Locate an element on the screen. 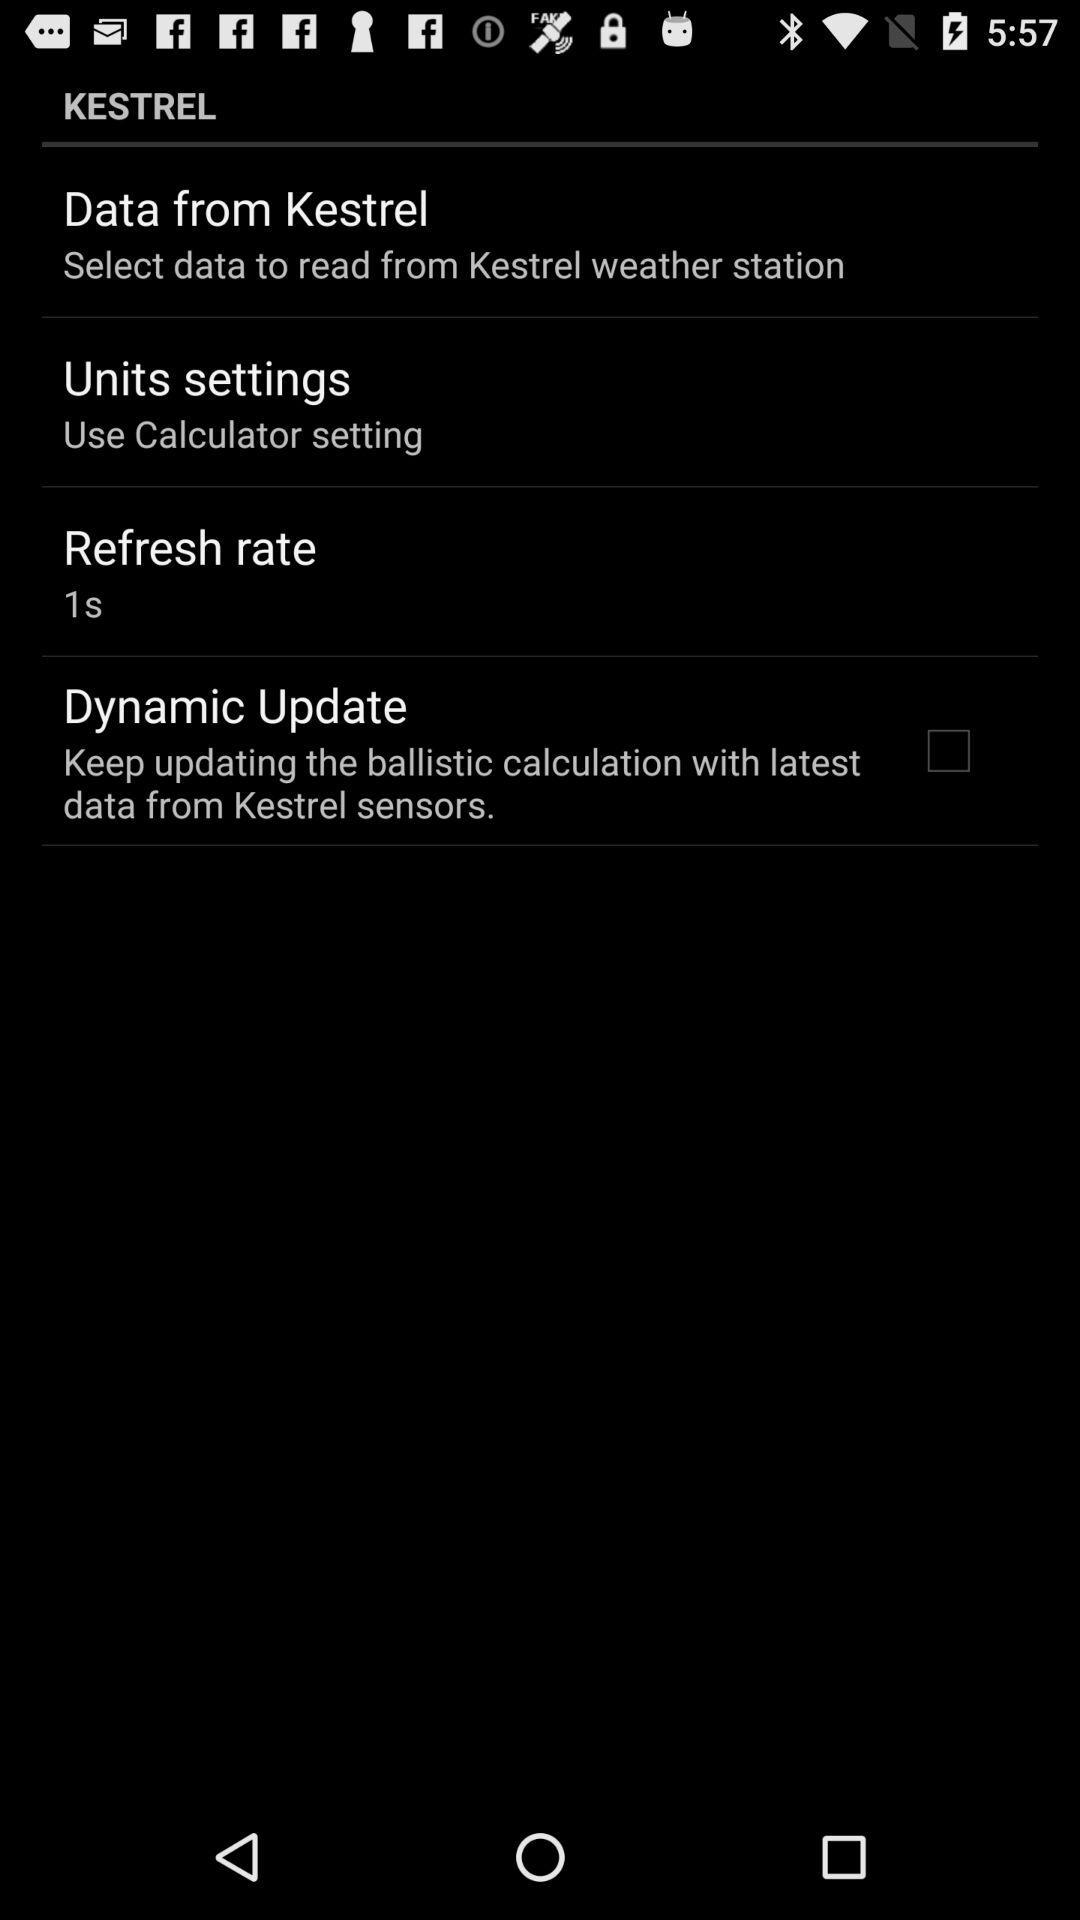 This screenshot has height=1920, width=1080. the dynamic update on the left is located at coordinates (234, 704).